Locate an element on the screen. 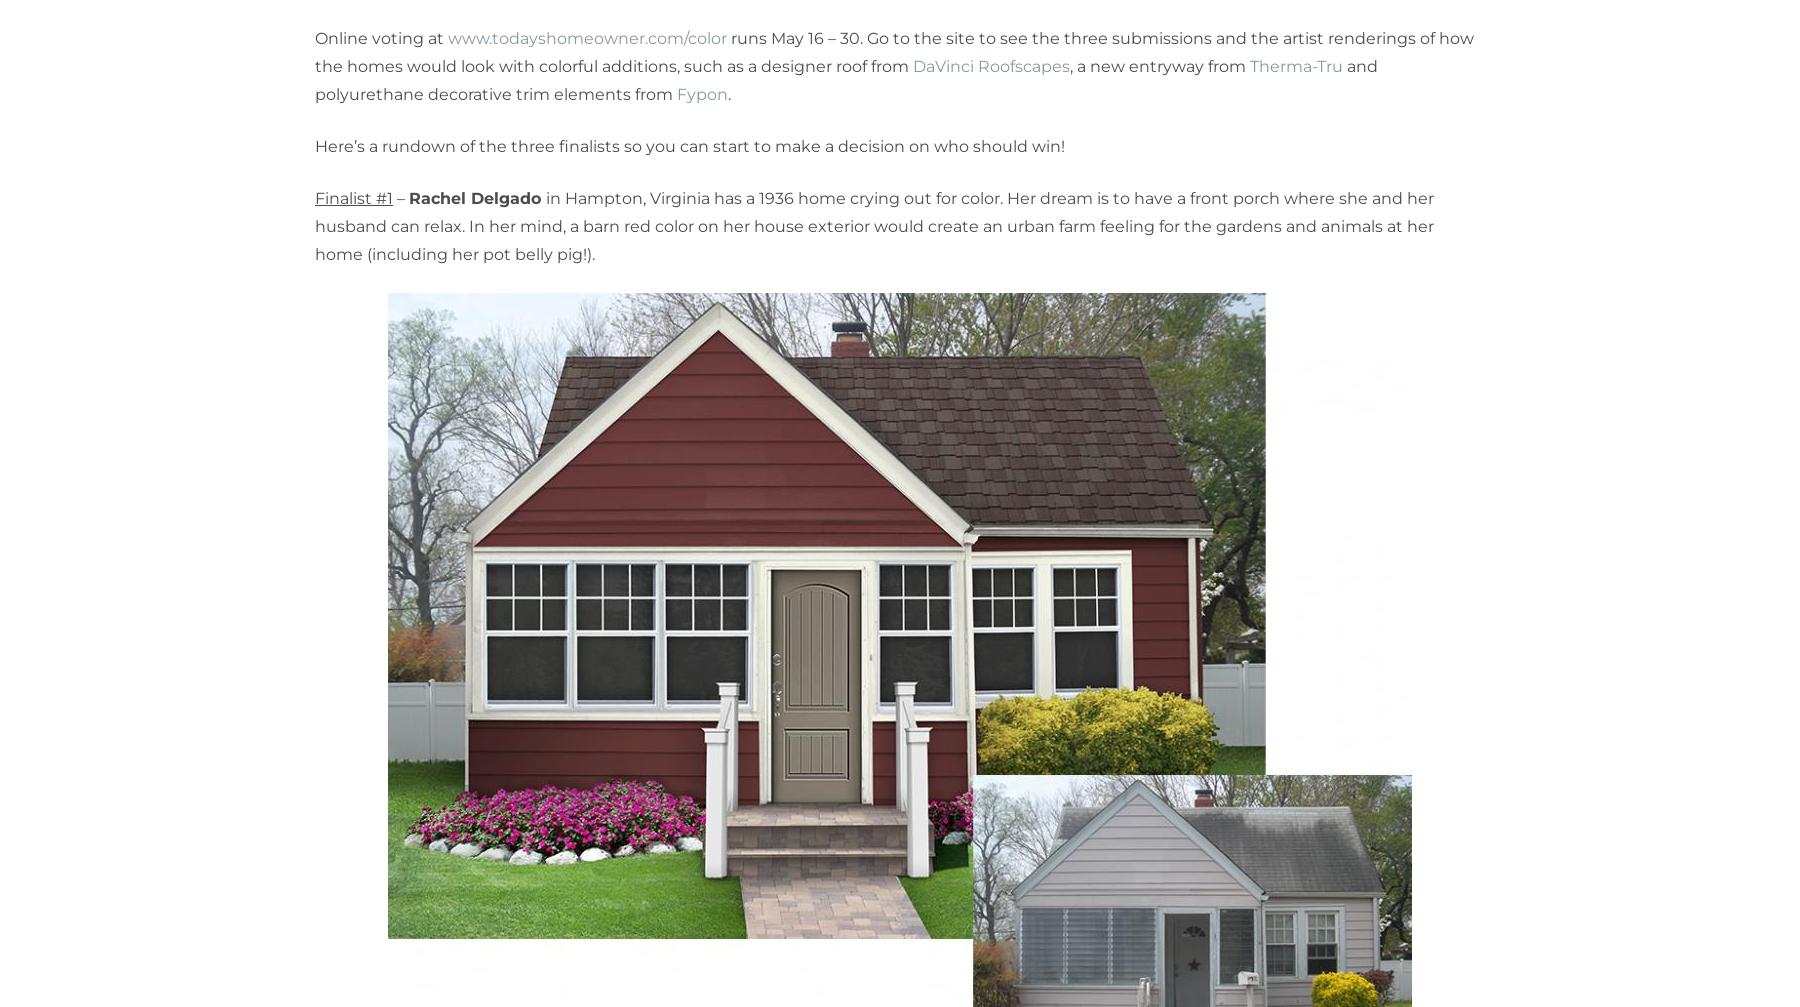 The width and height of the screenshot is (1800, 1007). 'in Hampton, Virginia has a 1936 home crying out for color. Her dream is to have a front porch where she and her husband can relax. In her mind, a barn red color on her house exterior would create an urban farm feeling for the gardens and animals at her home (including her pot belly pig!).' is located at coordinates (874, 226).